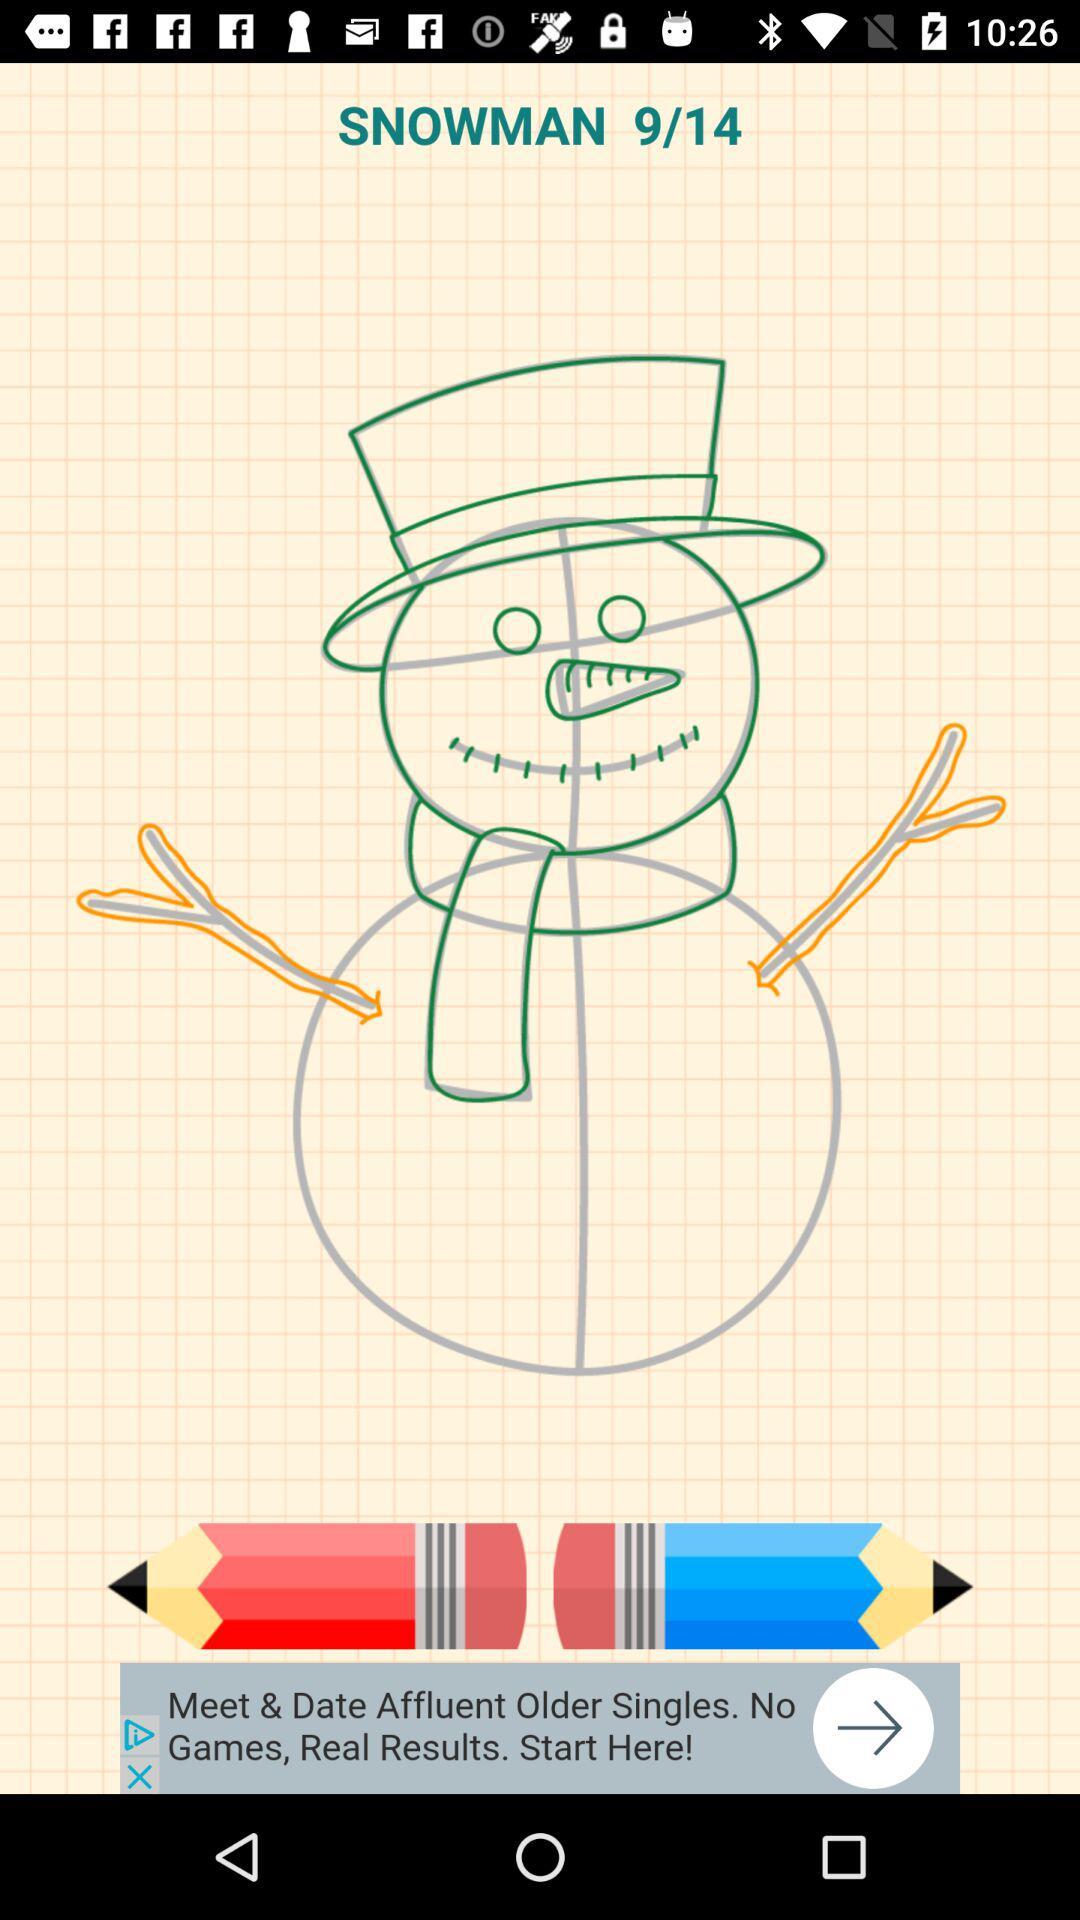 The height and width of the screenshot is (1920, 1080). I want to click on back, so click(315, 1585).